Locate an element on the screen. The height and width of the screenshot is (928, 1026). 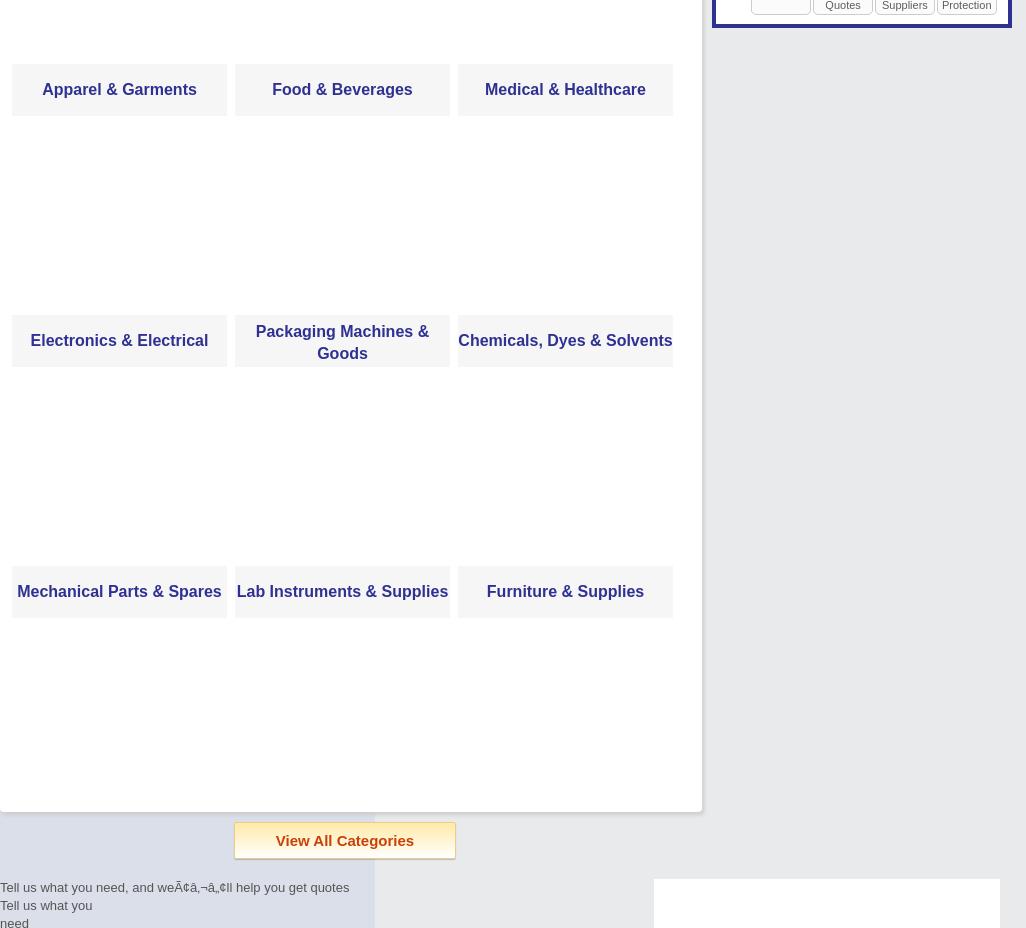
'Chemicals, Dyes & Solvents' is located at coordinates (564, 339).